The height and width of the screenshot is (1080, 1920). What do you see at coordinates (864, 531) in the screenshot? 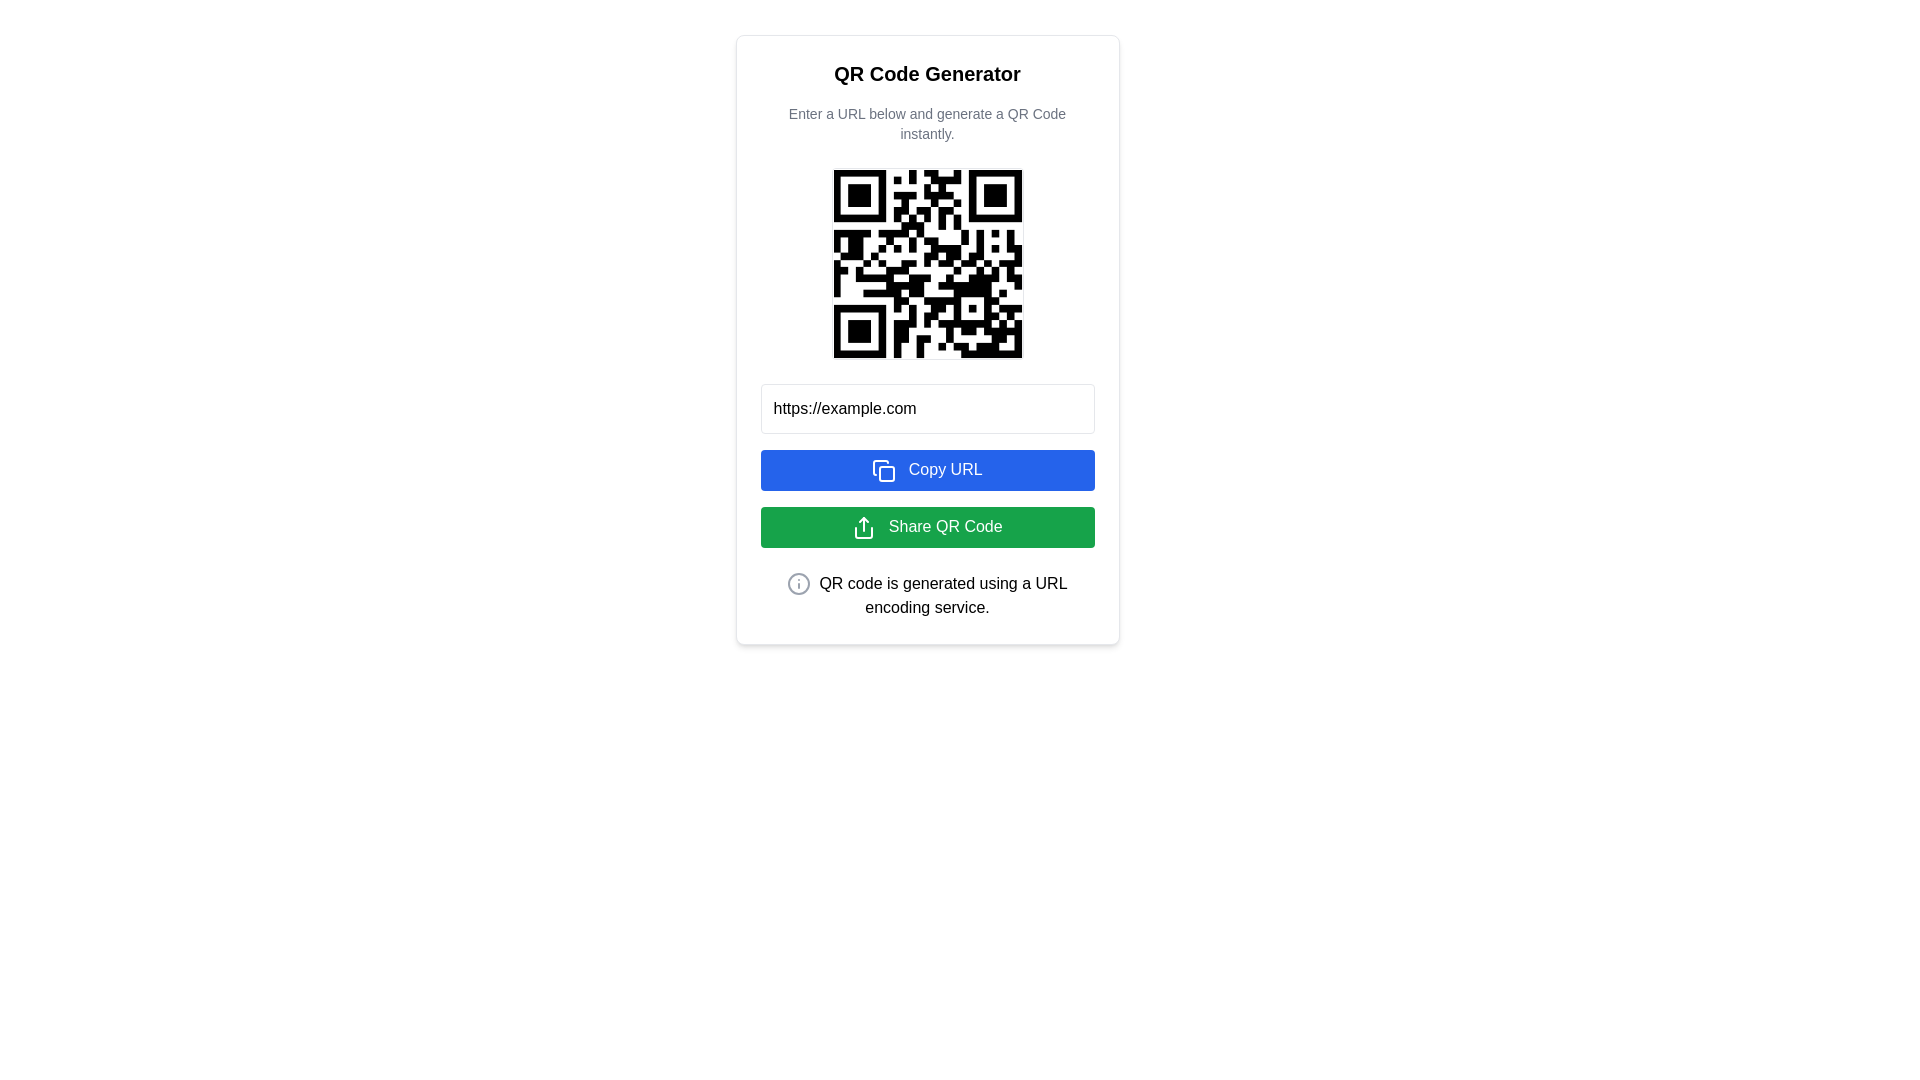
I see `the rectangular-shaped bottom portion of the SVG share icon, which has rounded edges and is located on the right-hand side of the interface, slightly above the central vertical axis` at bounding box center [864, 531].